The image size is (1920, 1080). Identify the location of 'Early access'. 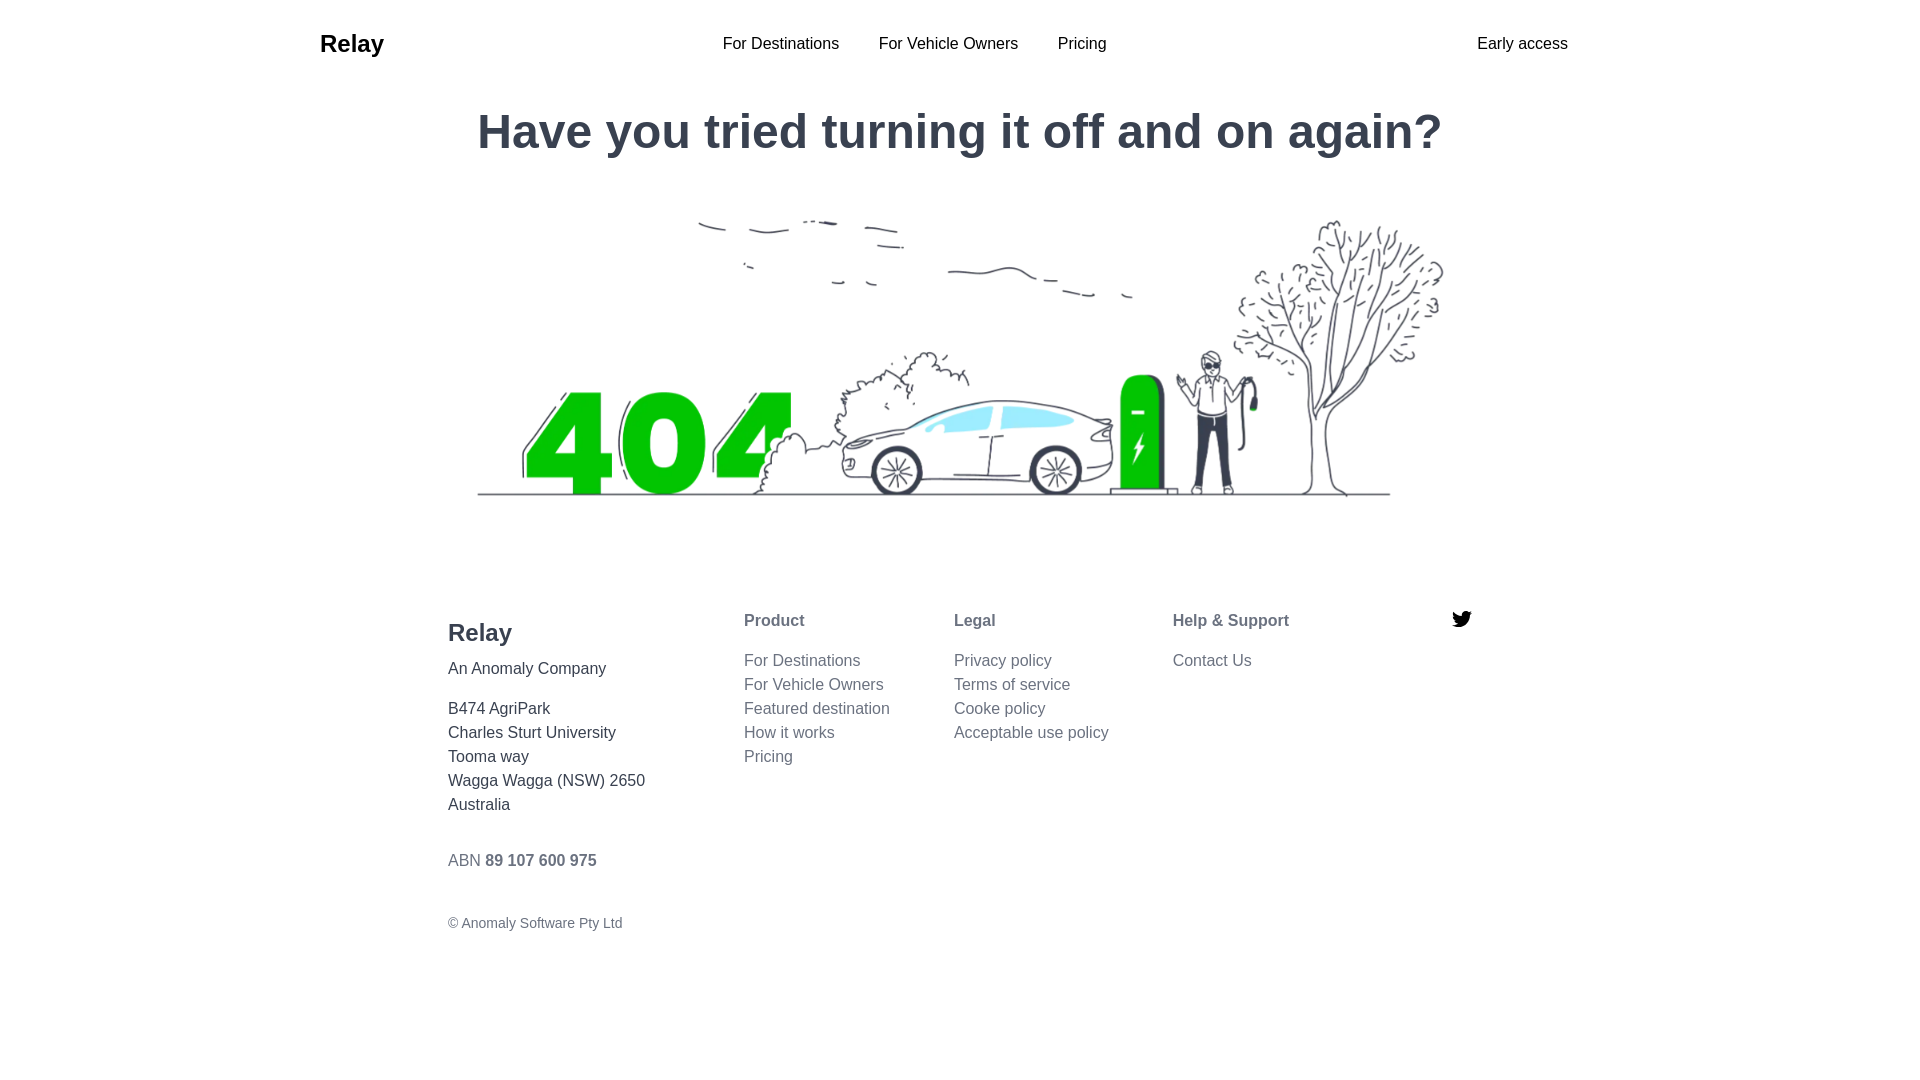
(1521, 43).